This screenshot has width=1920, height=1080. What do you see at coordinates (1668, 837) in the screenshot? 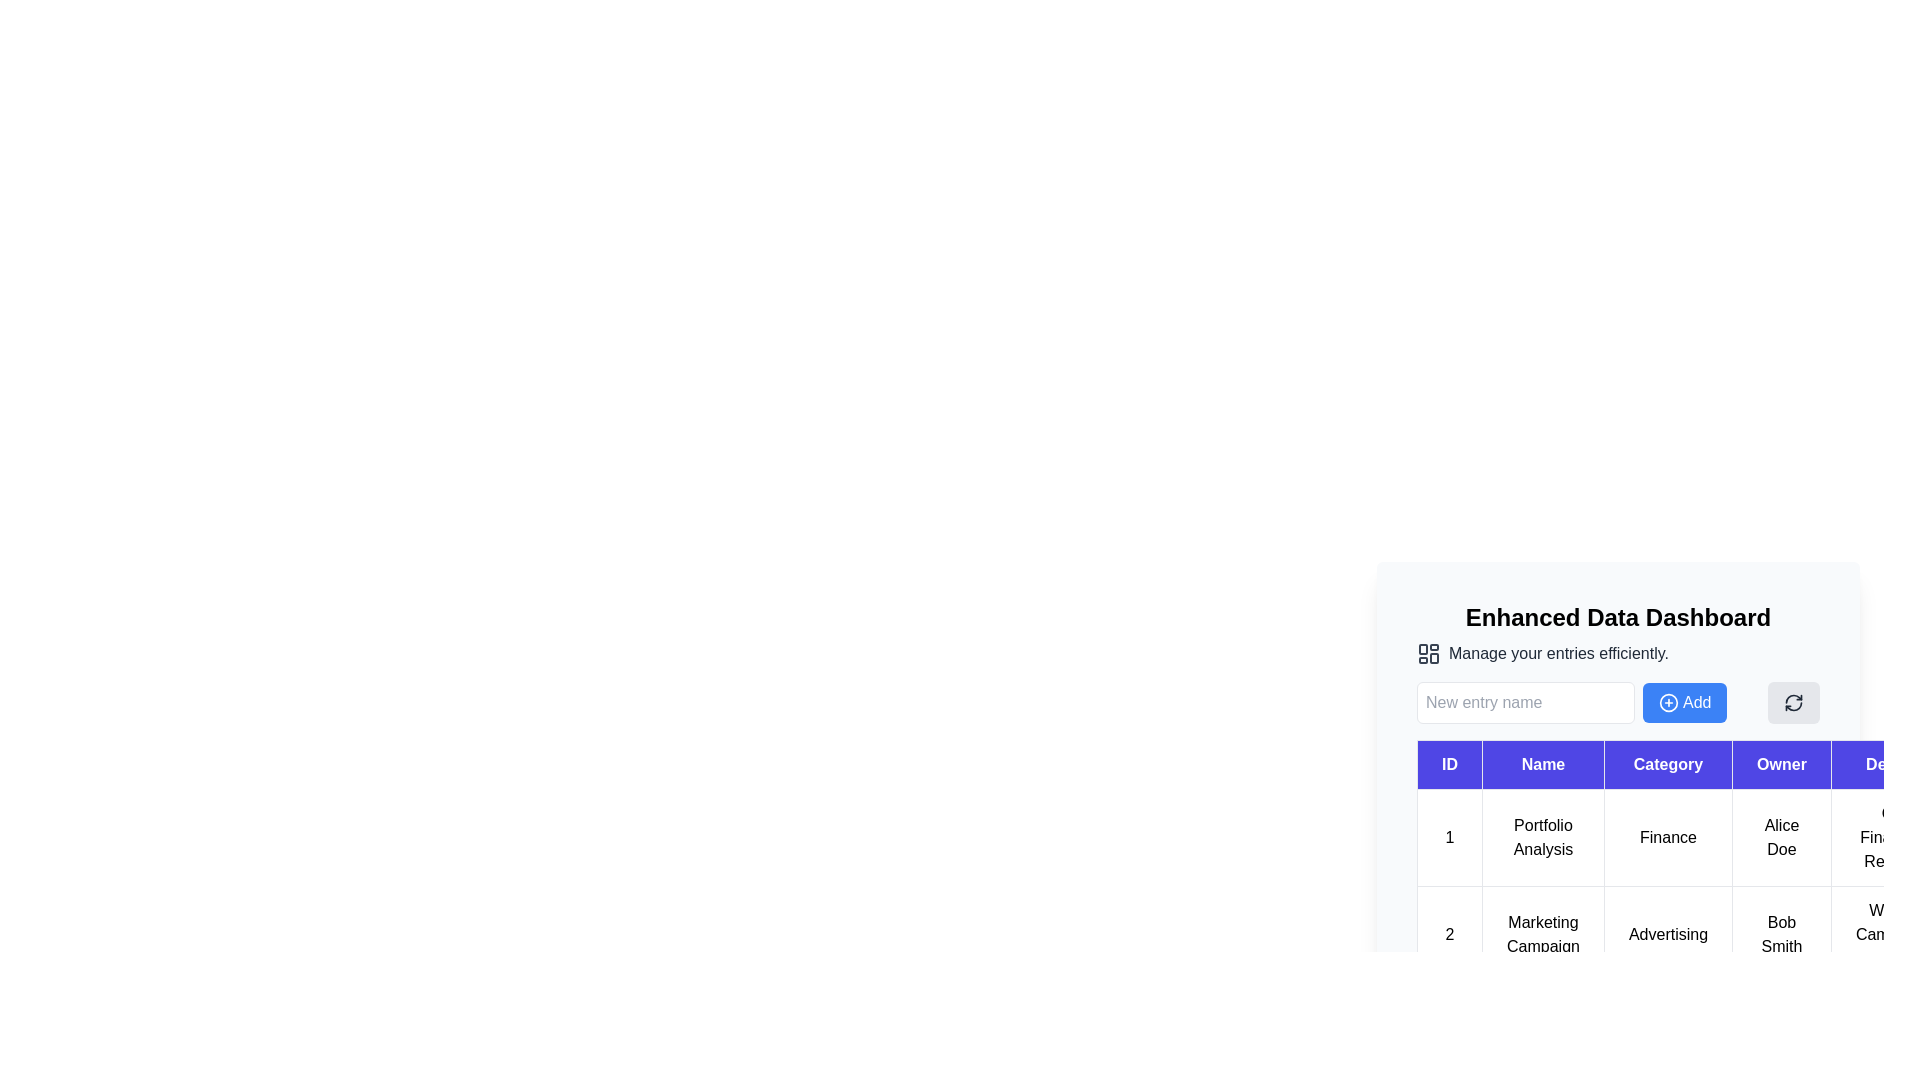
I see `the static text label indicating 'Finance' in the third column of the first row of the data table under the header 'Category'` at bounding box center [1668, 837].